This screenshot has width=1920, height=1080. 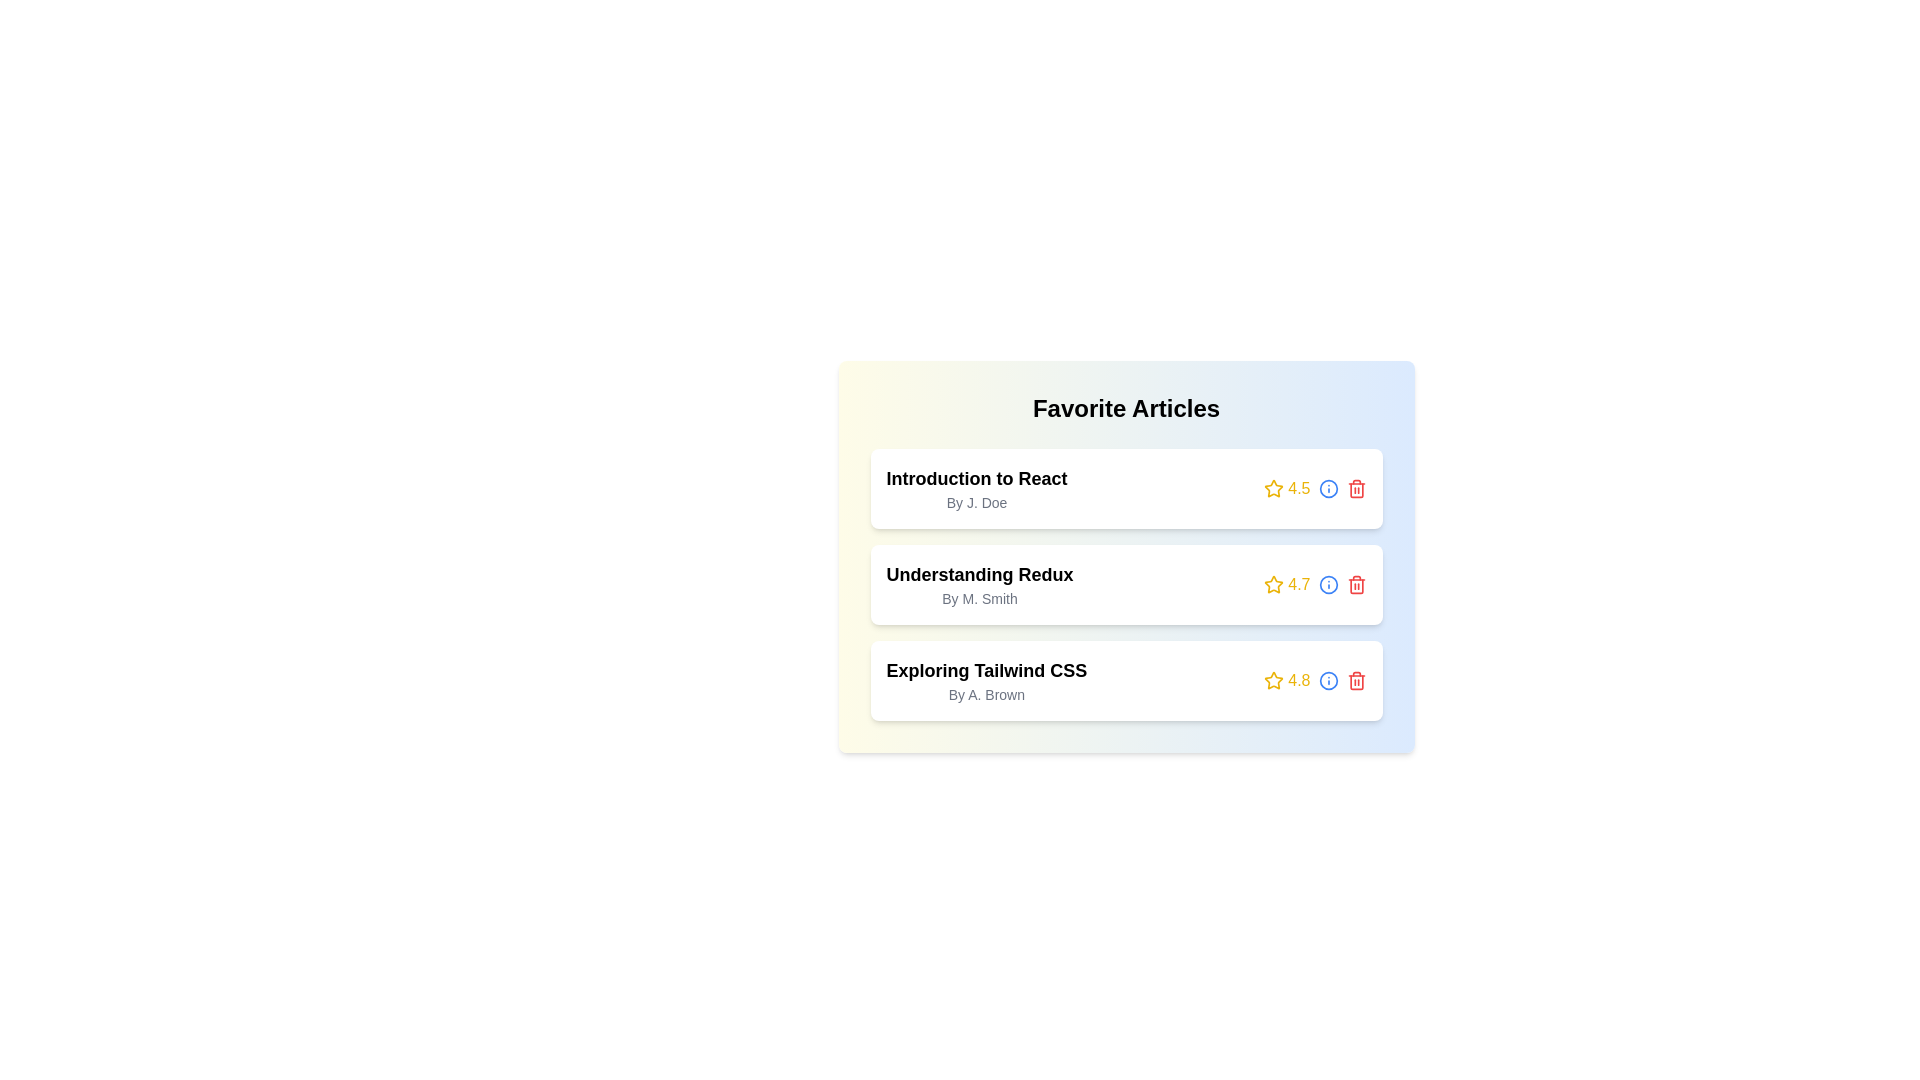 What do you see at coordinates (1328, 680) in the screenshot?
I see `the 'info' icon next to the article titled 'Exploring Tailwind CSS' to view its details` at bounding box center [1328, 680].